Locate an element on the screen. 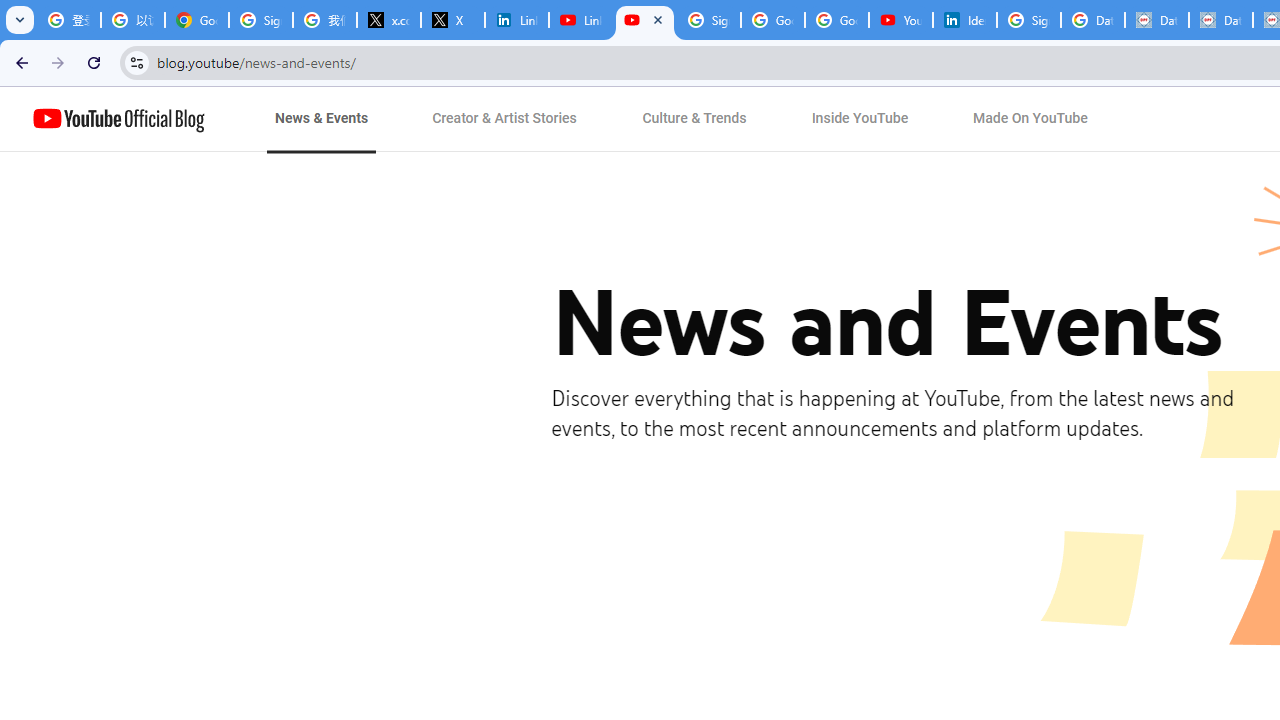 Image resolution: width=1280 pixels, height=720 pixels. 'Sign in - Google Accounts' is located at coordinates (709, 20).